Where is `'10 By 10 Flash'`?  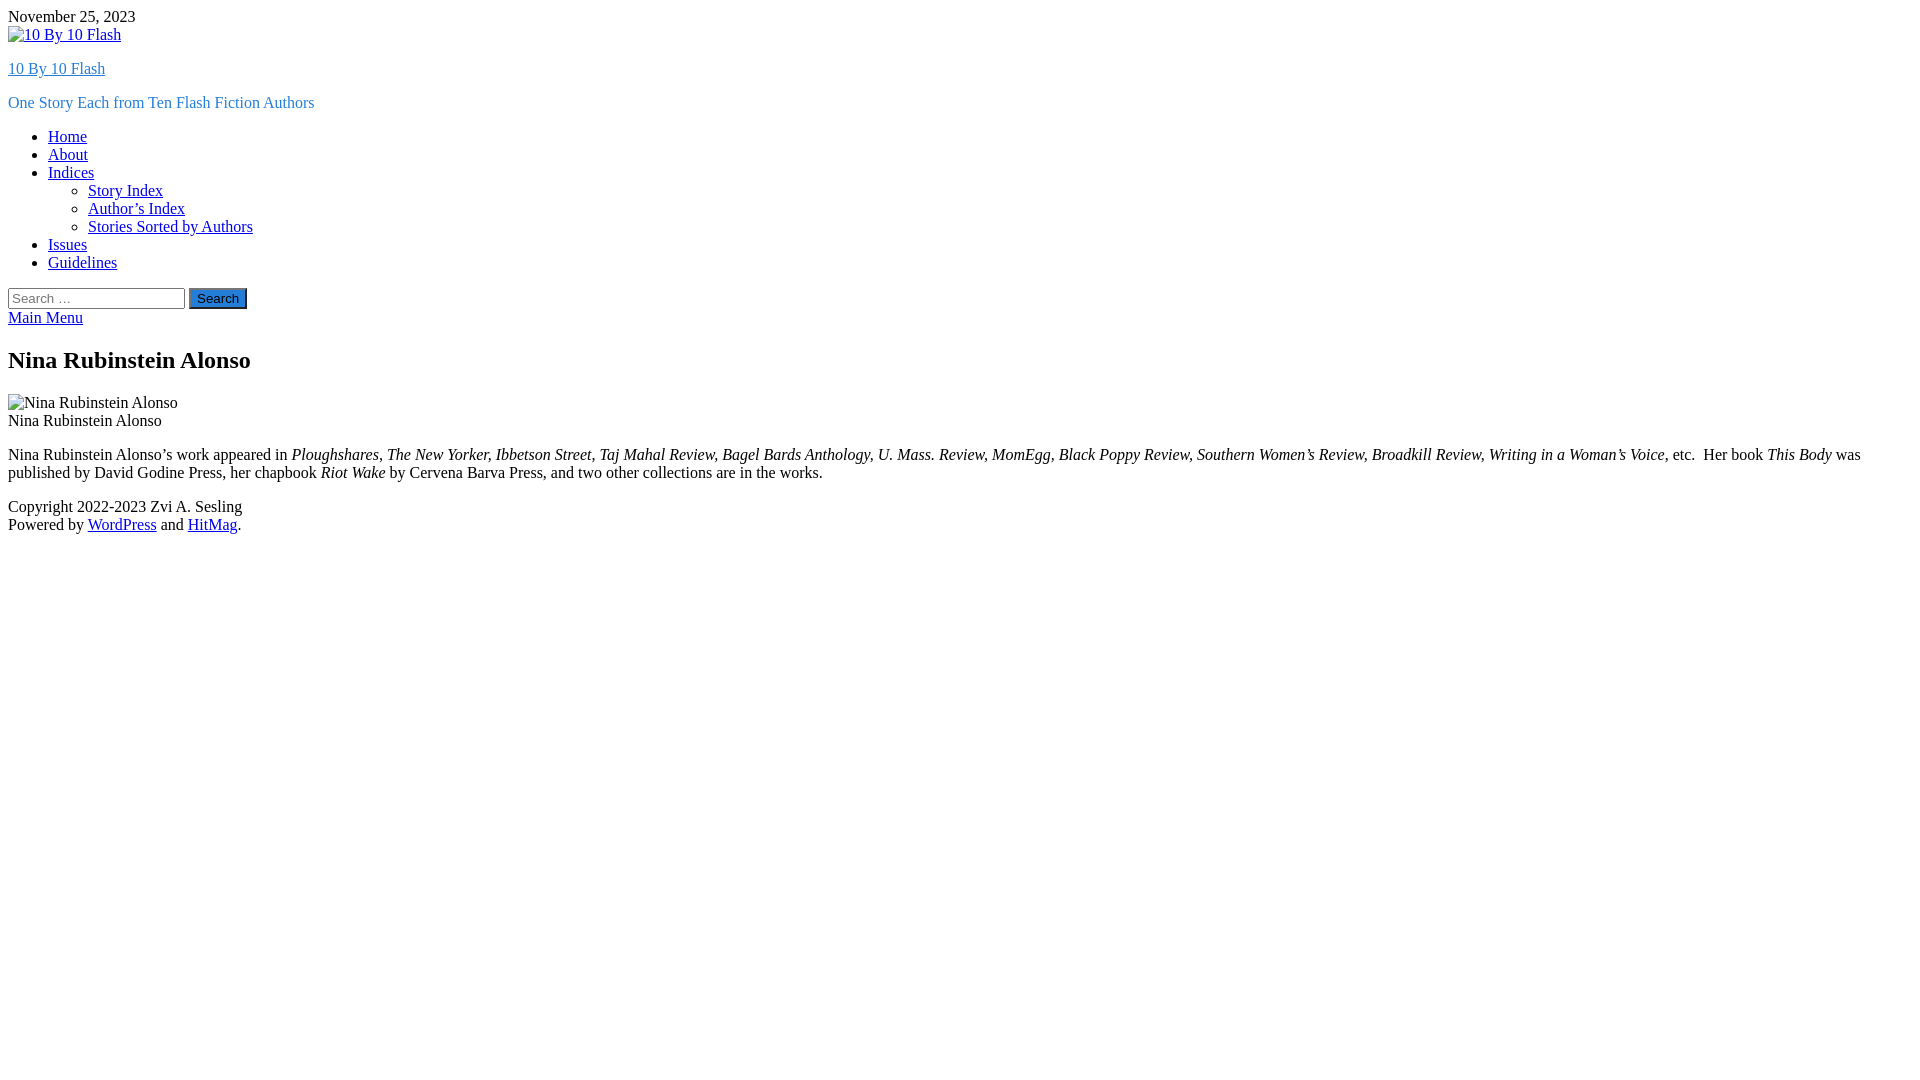
'10 By 10 Flash' is located at coordinates (56, 67).